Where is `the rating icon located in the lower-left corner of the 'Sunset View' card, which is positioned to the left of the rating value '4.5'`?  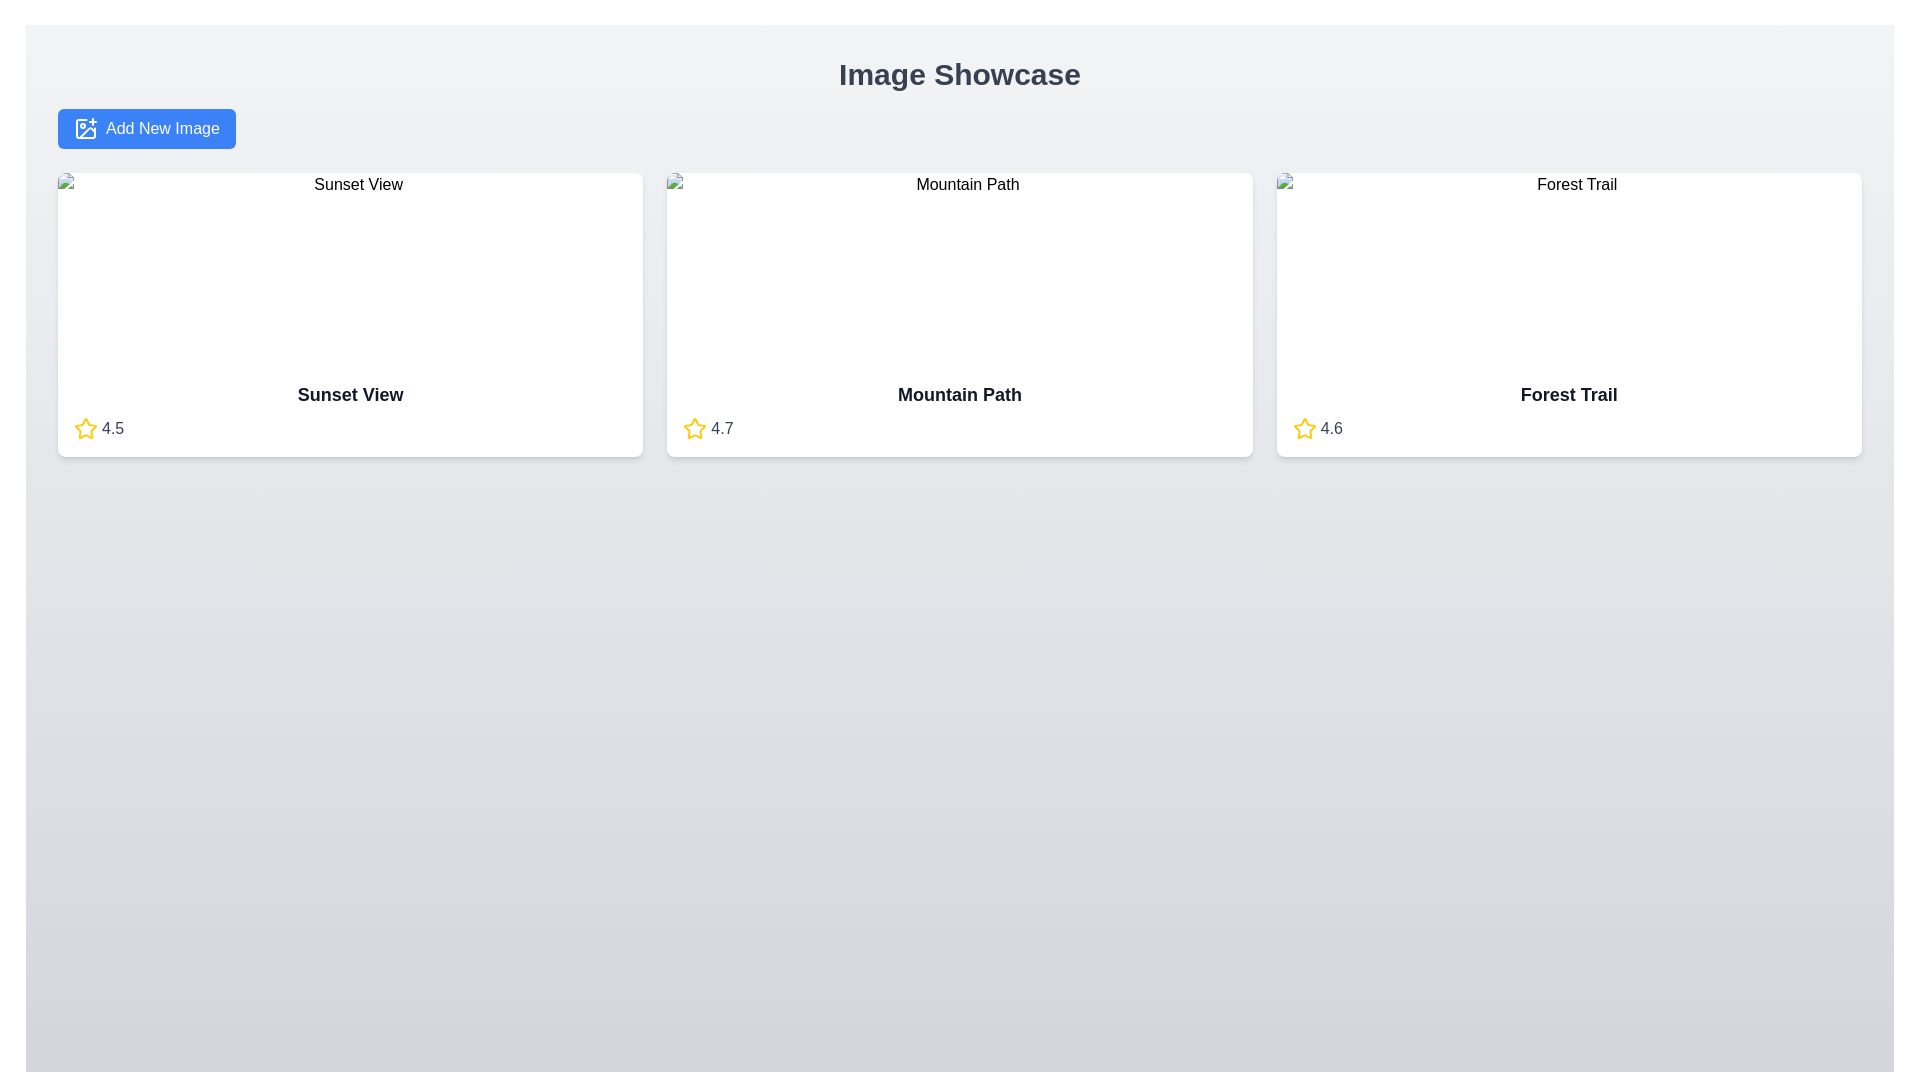 the rating icon located in the lower-left corner of the 'Sunset View' card, which is positioned to the left of the rating value '4.5' is located at coordinates (85, 427).